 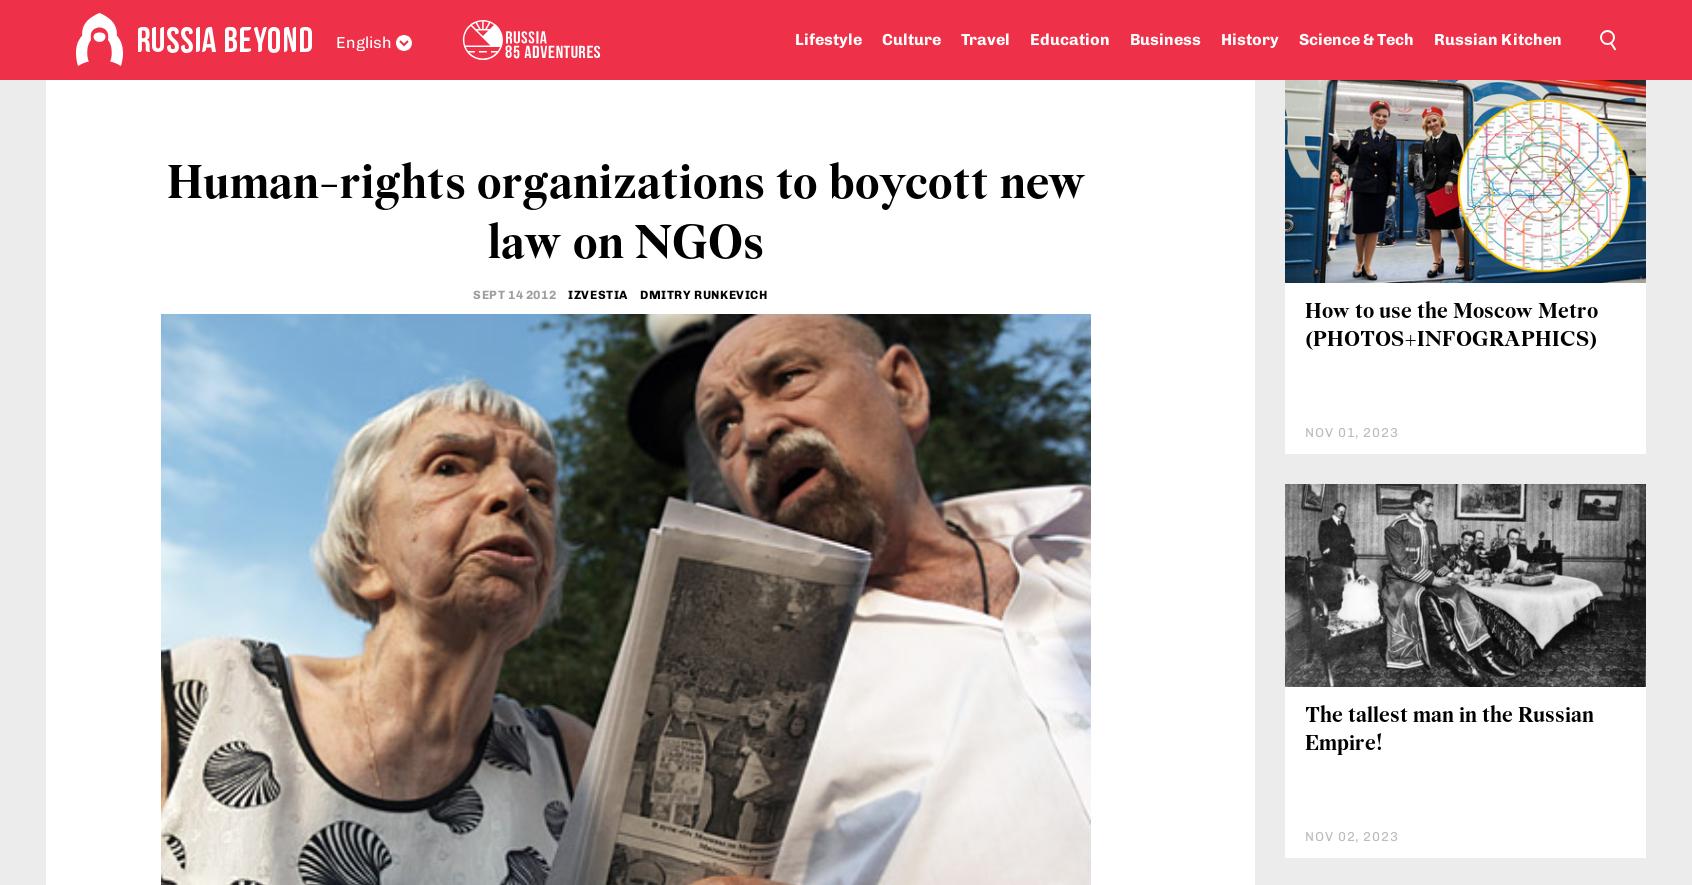 I want to click on 'Russian Kitchen', so click(x=1497, y=39).